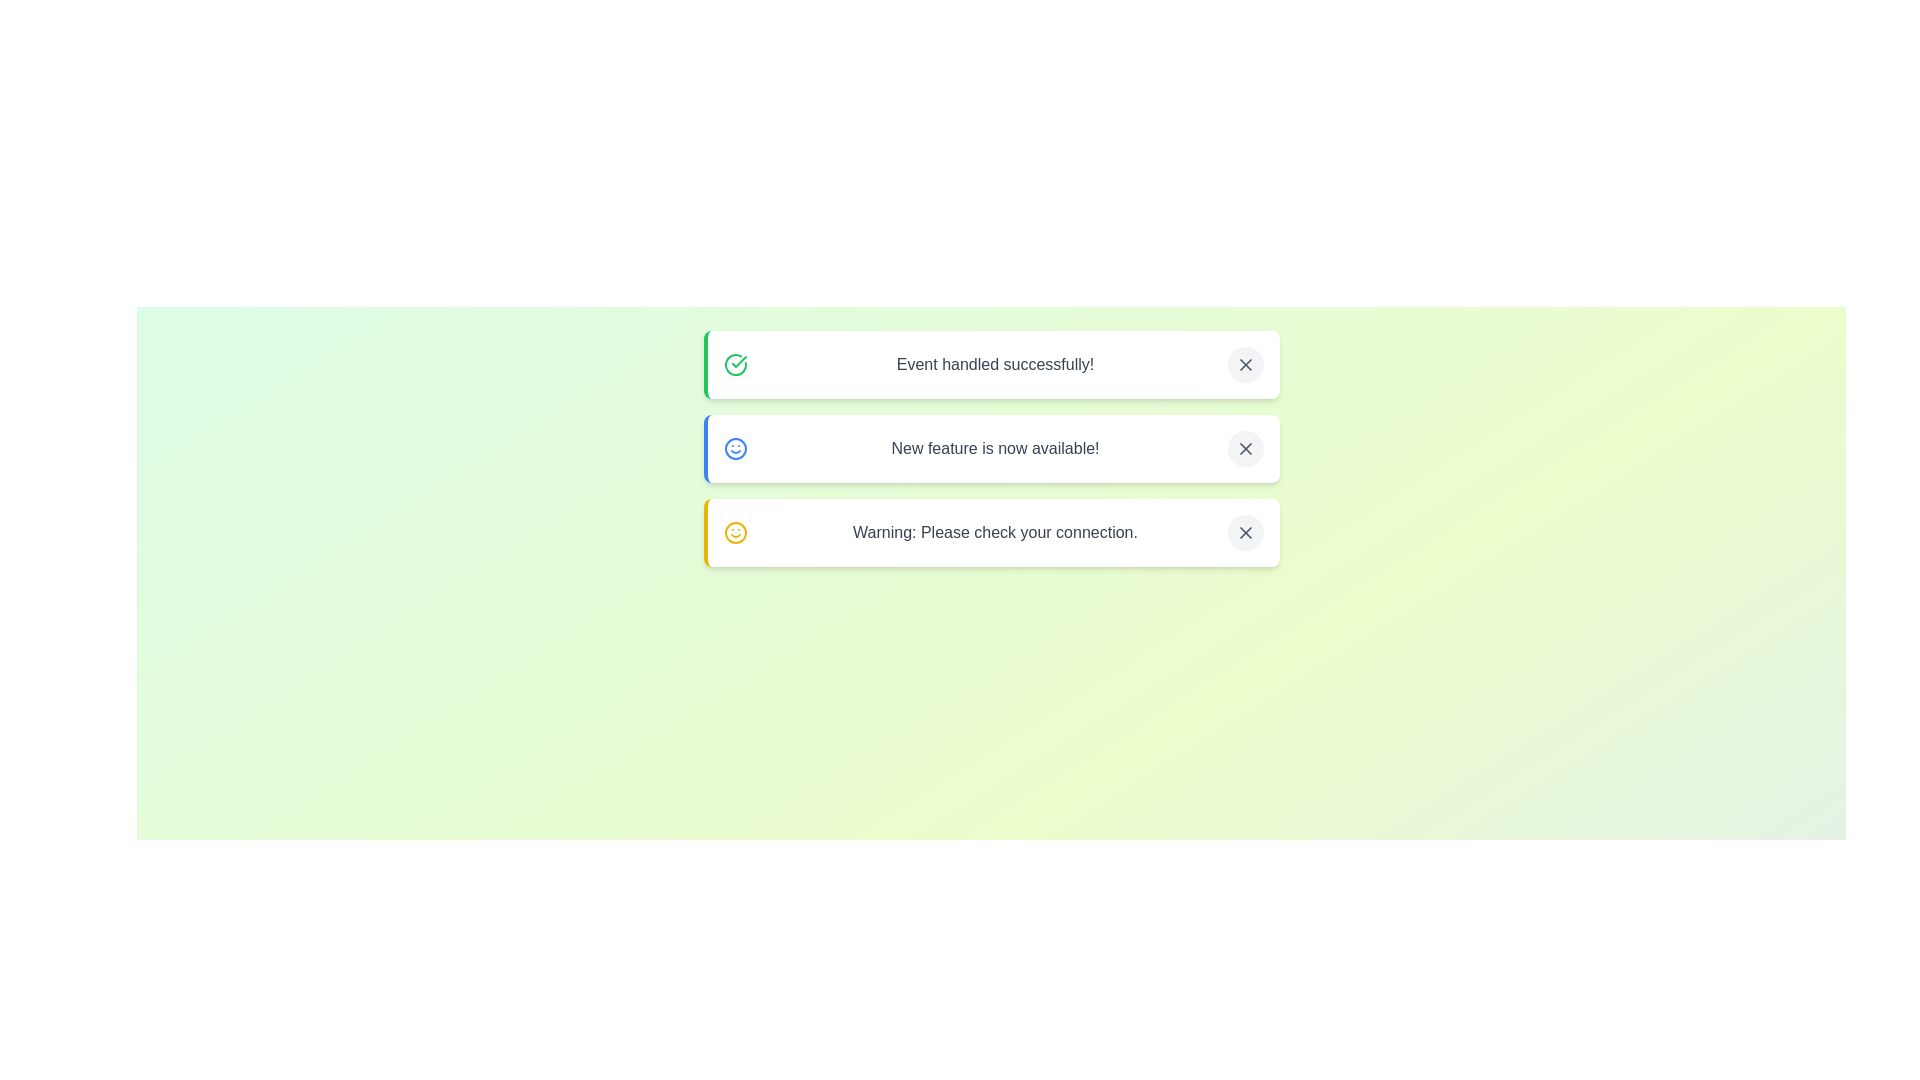 The width and height of the screenshot is (1920, 1080). What do you see at coordinates (1244, 447) in the screenshot?
I see `the close button icon located in the top-right corner of the middle notification card that dismisses the notification message 'New feature is now available!'` at bounding box center [1244, 447].